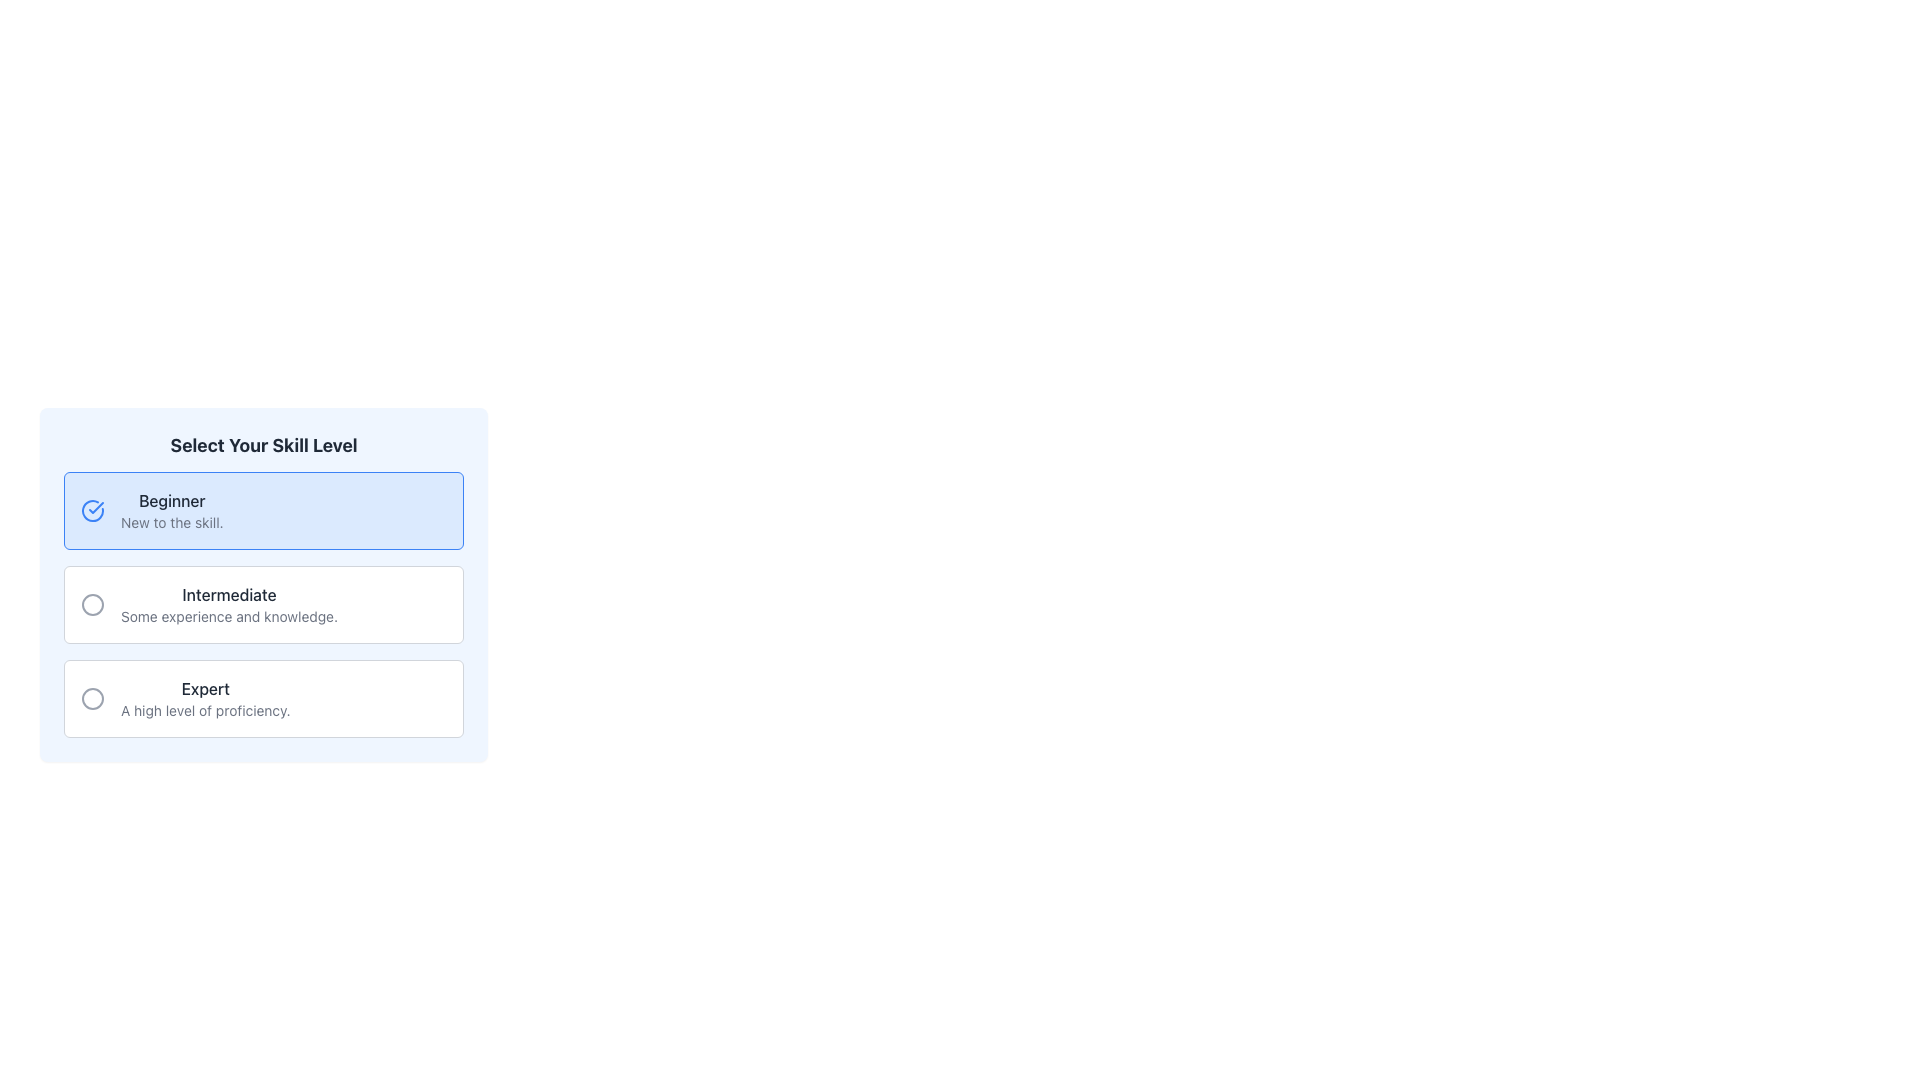 This screenshot has width=1920, height=1080. What do you see at coordinates (91, 604) in the screenshot?
I see `the radio button element for the 'Intermediate' option` at bounding box center [91, 604].